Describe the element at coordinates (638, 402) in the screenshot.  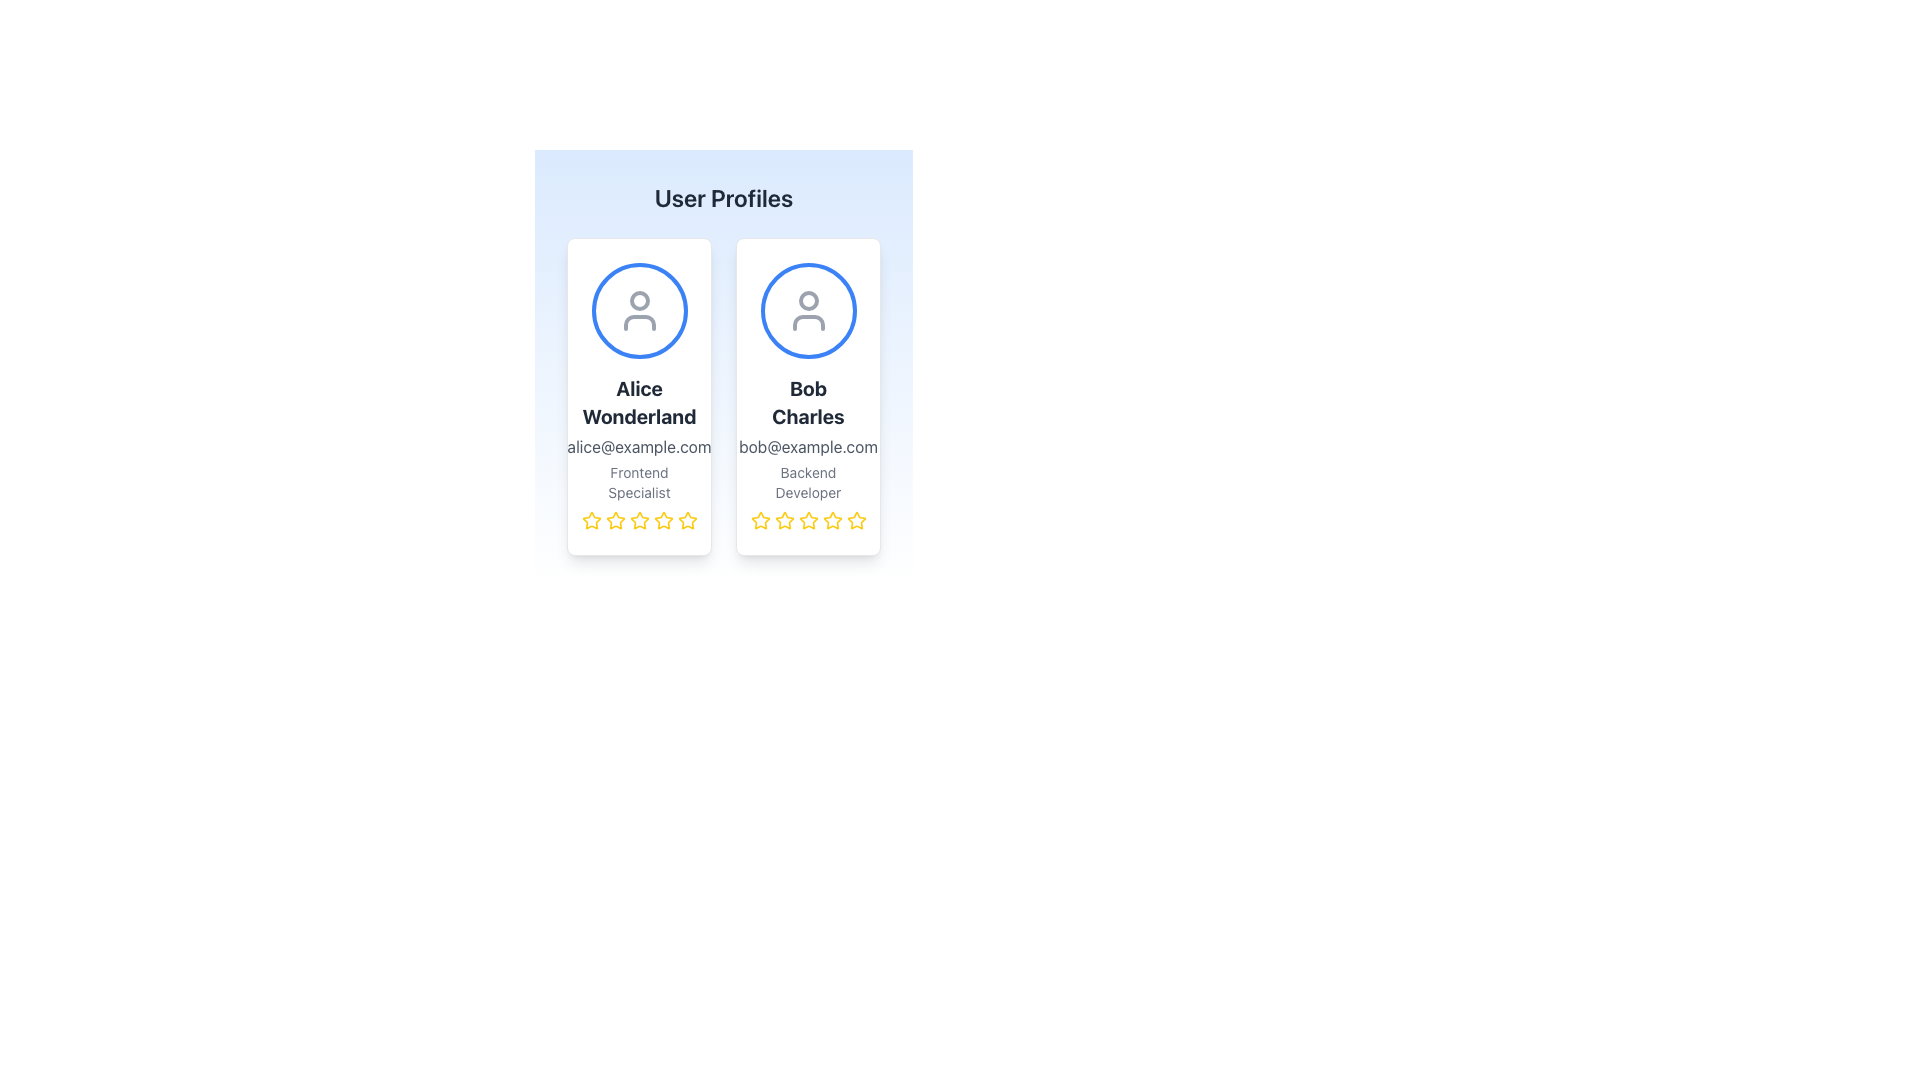
I see `the text element displaying 'Alice Wonderland' which is styled in bold, large dark gray font and centered within a white card with rounded corners` at that location.